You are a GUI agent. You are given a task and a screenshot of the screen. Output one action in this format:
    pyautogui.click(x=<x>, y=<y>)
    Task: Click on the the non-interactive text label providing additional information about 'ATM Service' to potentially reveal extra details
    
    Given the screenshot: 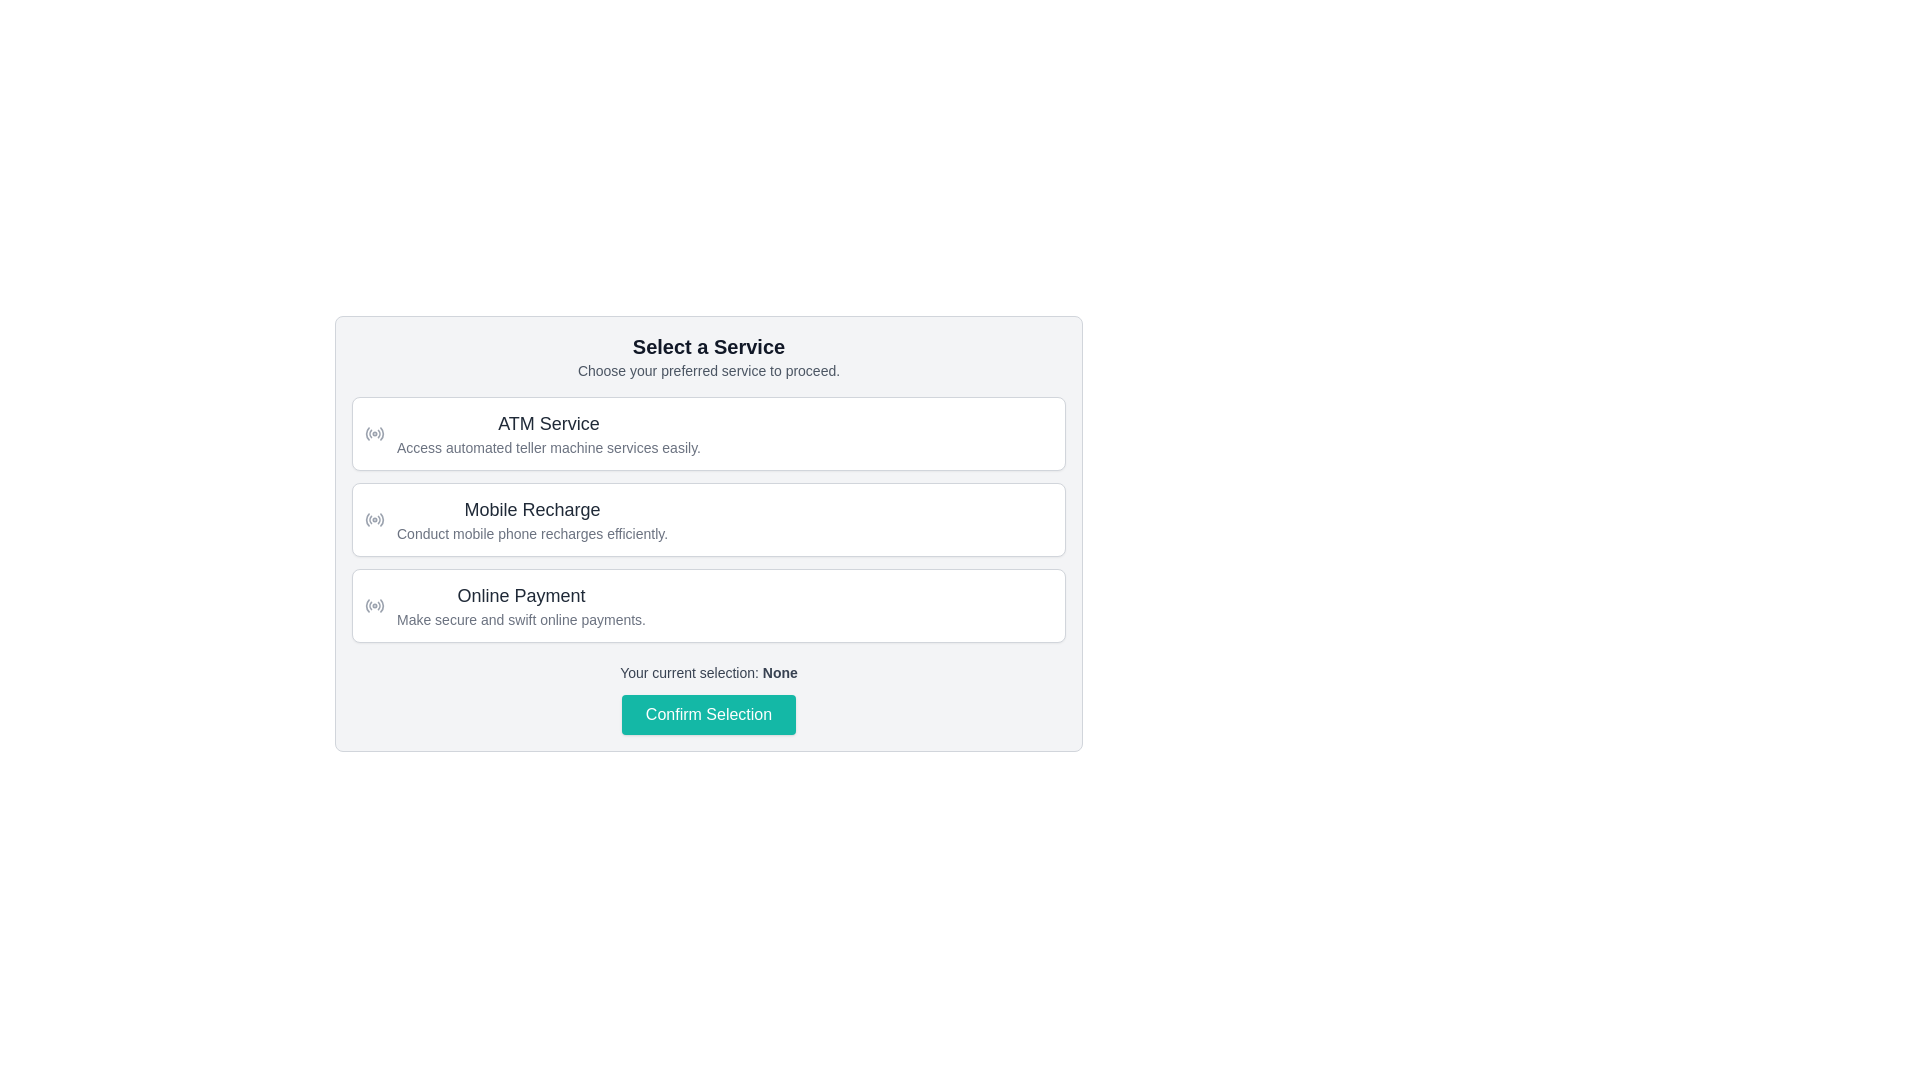 What is the action you would take?
    pyautogui.click(x=548, y=446)
    